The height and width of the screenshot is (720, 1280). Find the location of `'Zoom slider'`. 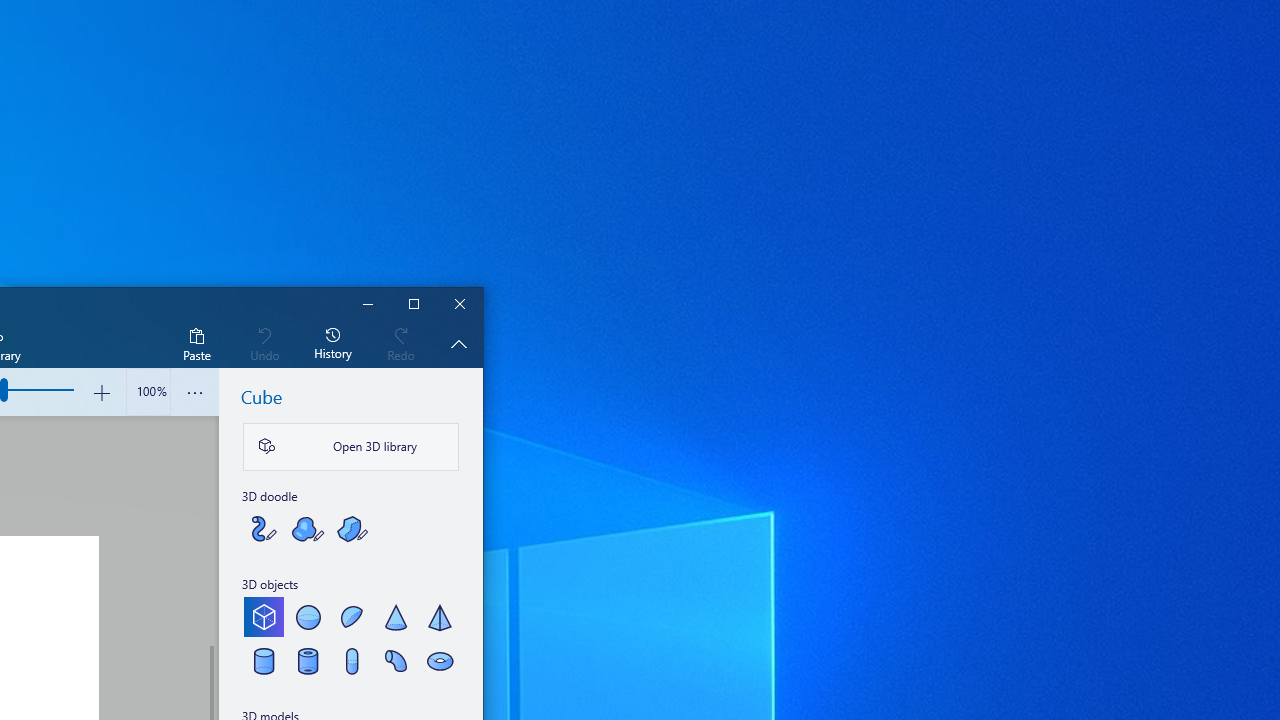

'Zoom slider' is located at coordinates (147, 392).